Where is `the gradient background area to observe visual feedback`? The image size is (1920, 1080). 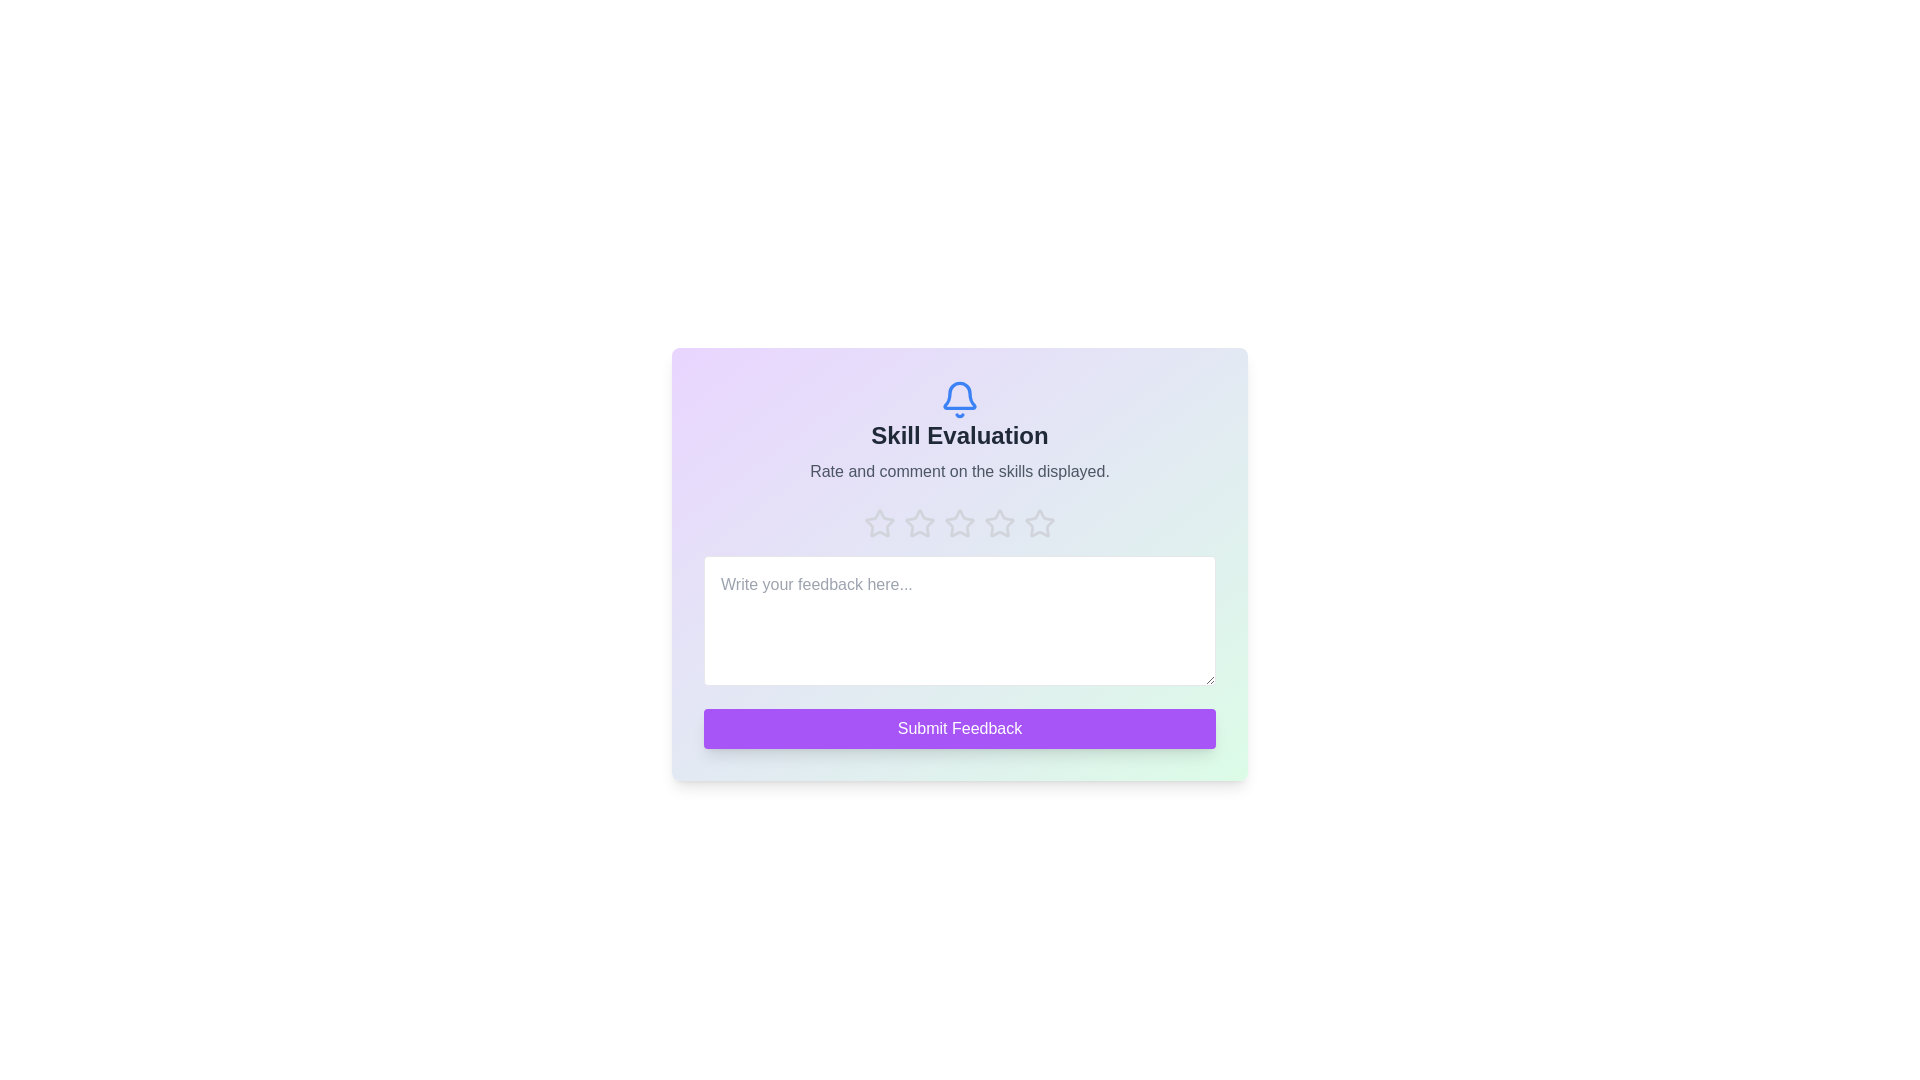 the gradient background area to observe visual feedback is located at coordinates (960, 564).